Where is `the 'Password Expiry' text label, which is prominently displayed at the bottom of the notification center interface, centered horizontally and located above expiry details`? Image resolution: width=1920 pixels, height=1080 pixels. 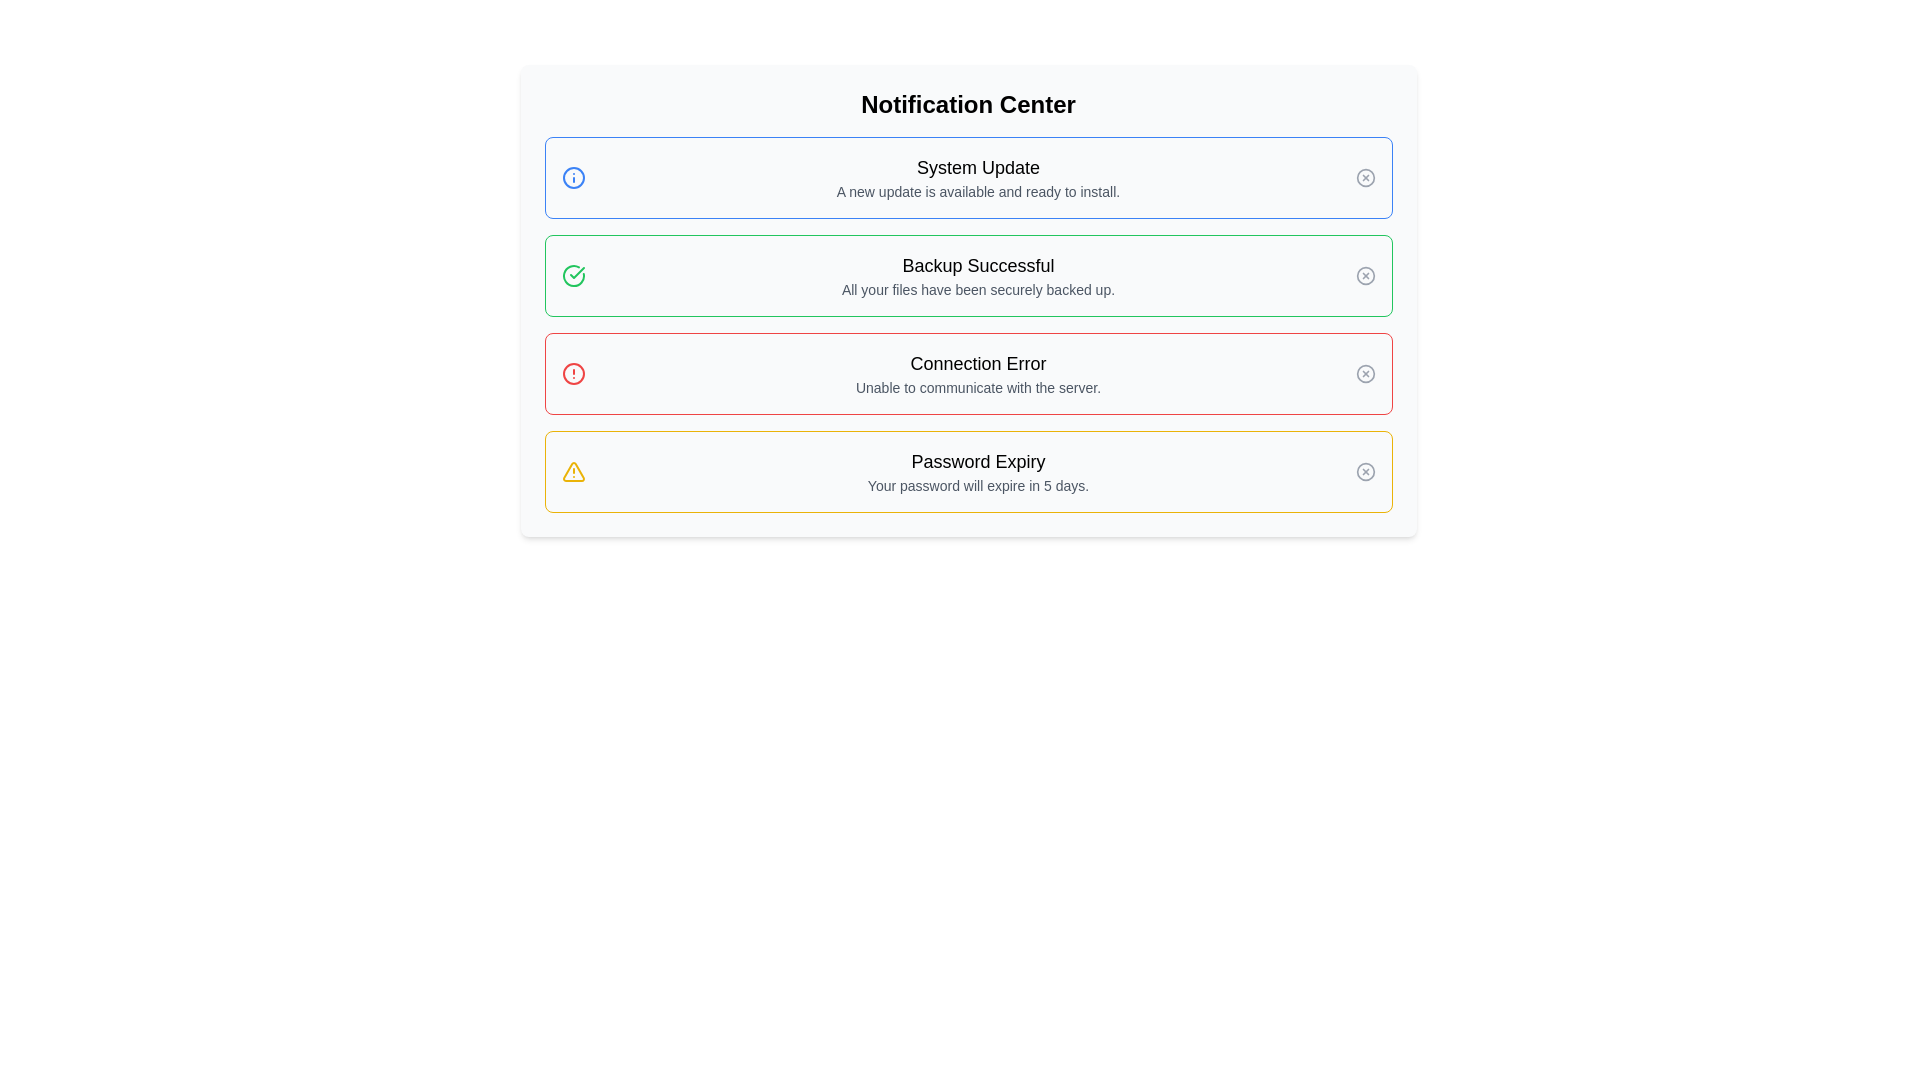 the 'Password Expiry' text label, which is prominently displayed at the bottom of the notification center interface, centered horizontally and located above expiry details is located at coordinates (978, 462).